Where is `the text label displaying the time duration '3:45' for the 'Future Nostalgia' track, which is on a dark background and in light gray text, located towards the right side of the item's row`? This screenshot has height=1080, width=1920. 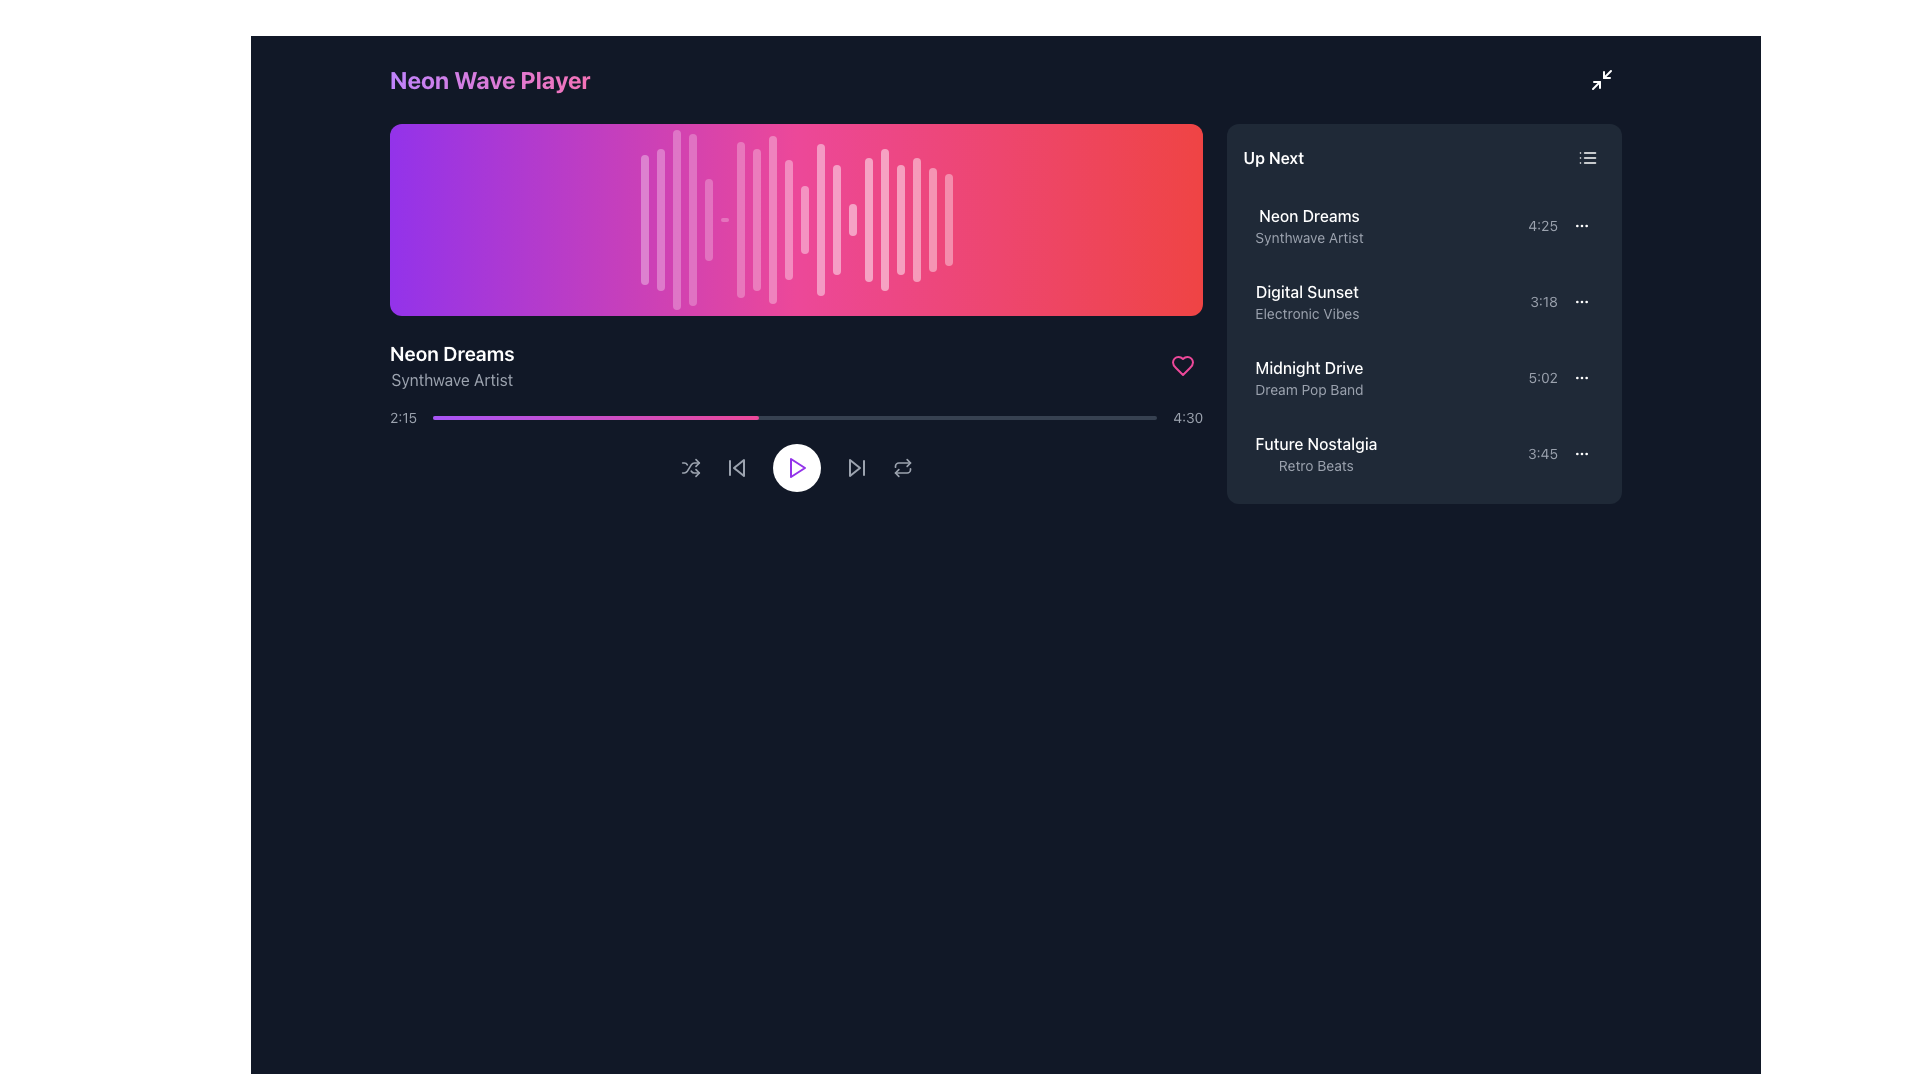 the text label displaying the time duration '3:45' for the 'Future Nostalgia' track, which is on a dark background and in light gray text, located towards the right side of the item's row is located at coordinates (1541, 454).